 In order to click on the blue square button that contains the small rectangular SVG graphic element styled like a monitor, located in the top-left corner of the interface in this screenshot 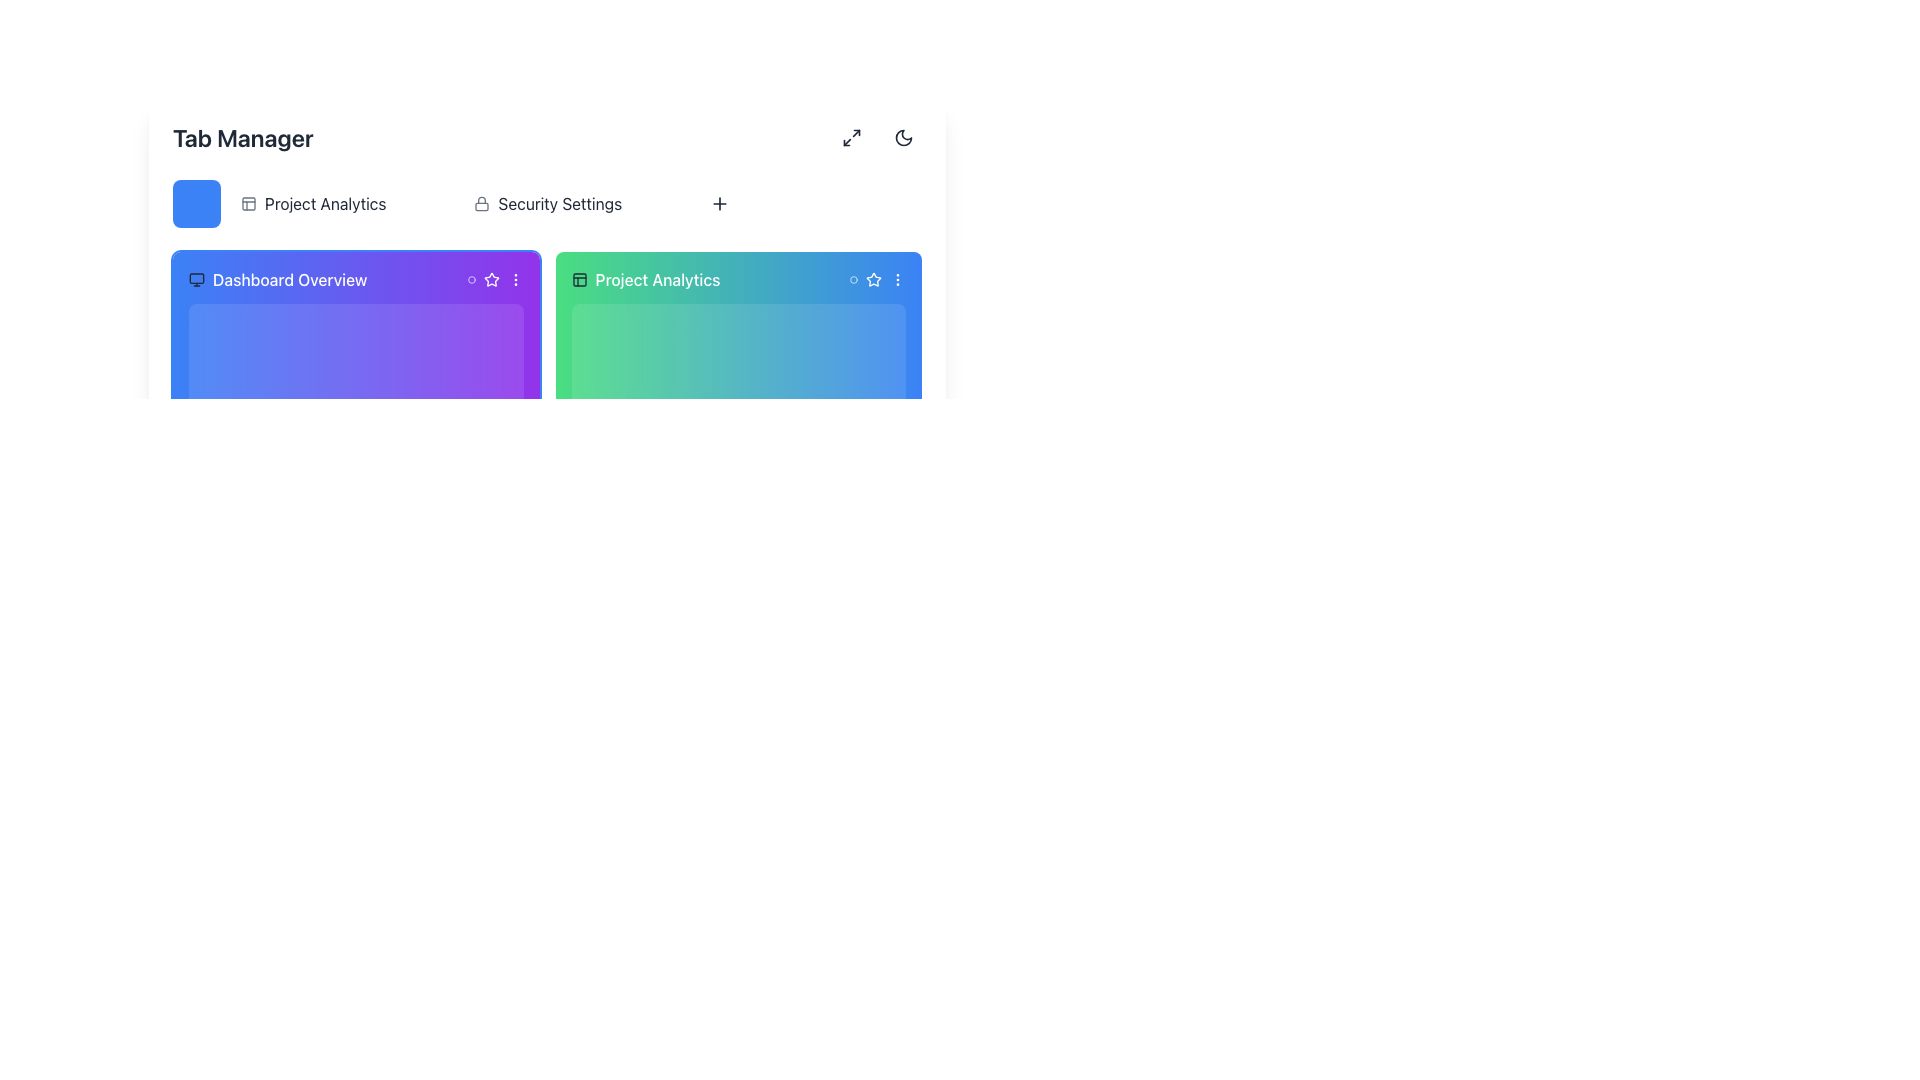, I will do `click(192, 201)`.